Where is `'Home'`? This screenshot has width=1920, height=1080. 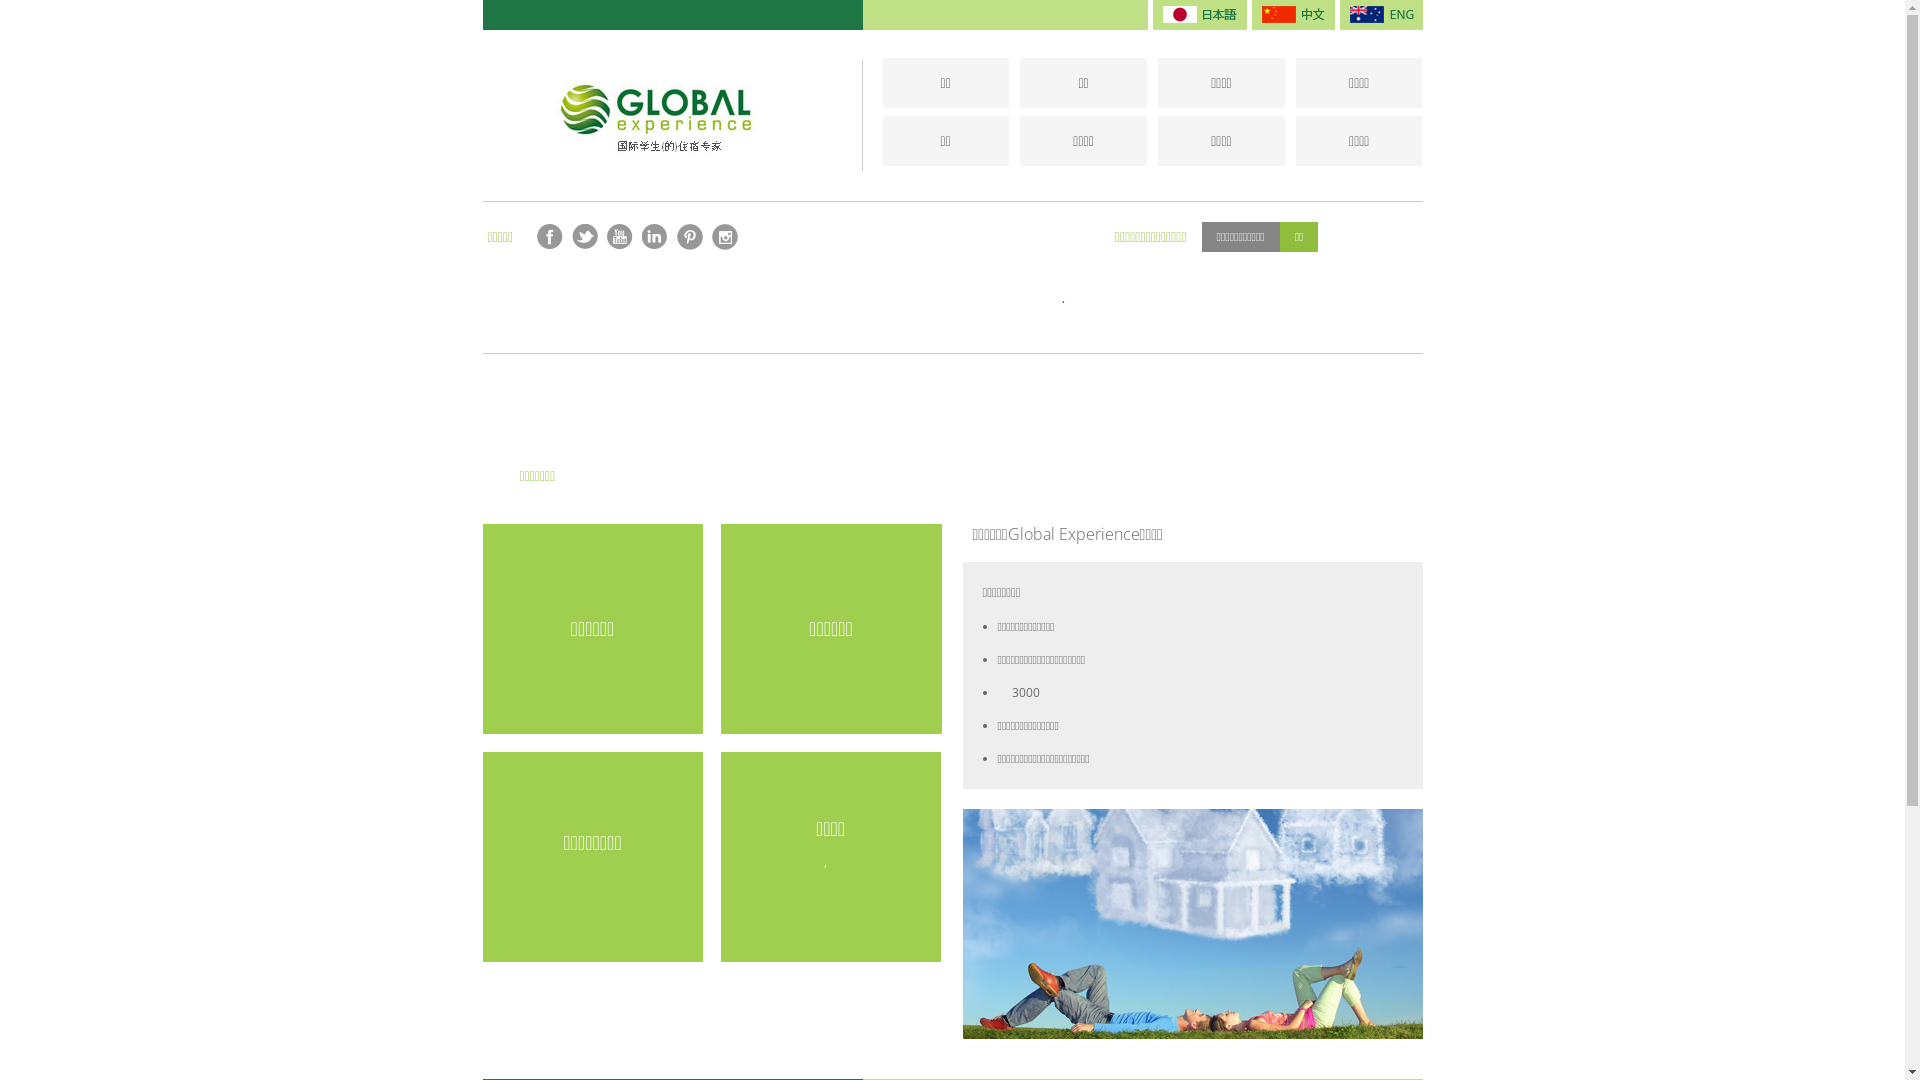 'Home' is located at coordinates (672, 115).